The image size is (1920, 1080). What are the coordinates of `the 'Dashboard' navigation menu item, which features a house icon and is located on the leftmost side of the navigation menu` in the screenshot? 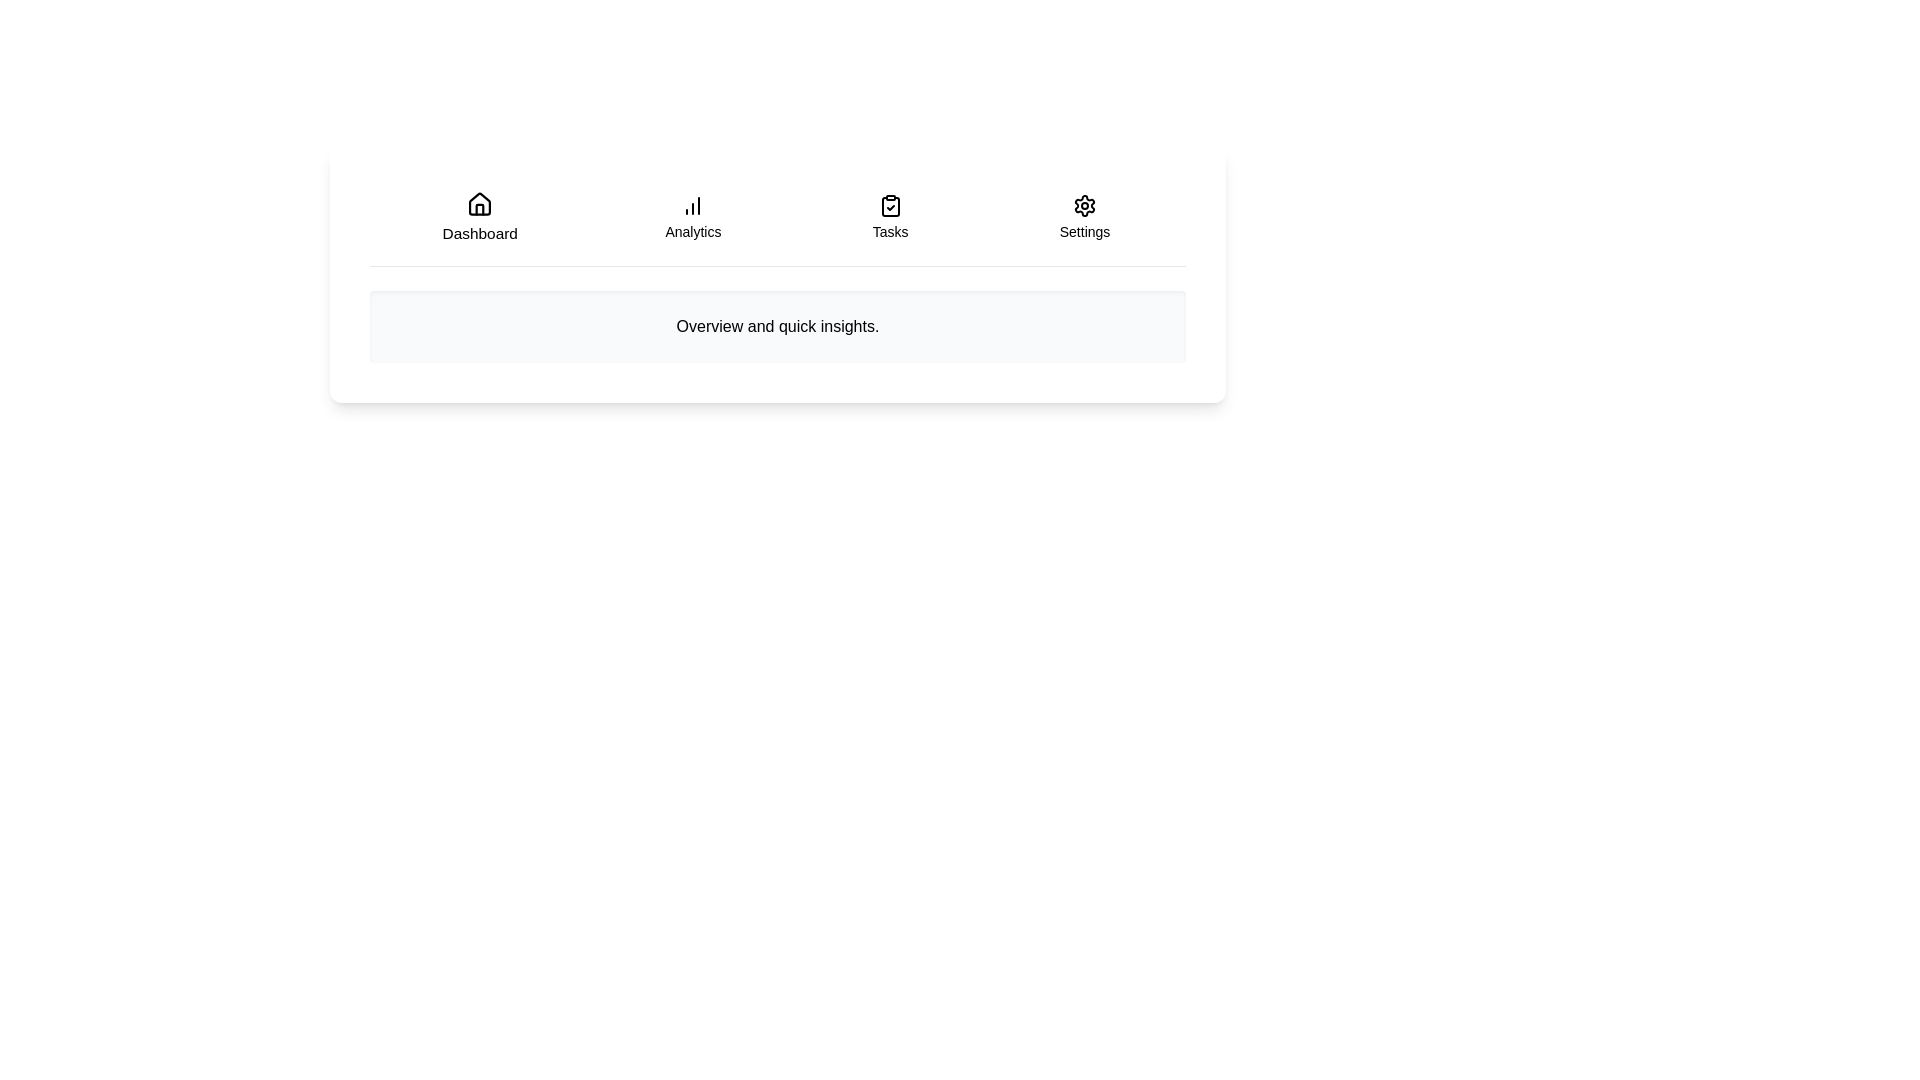 It's located at (478, 218).